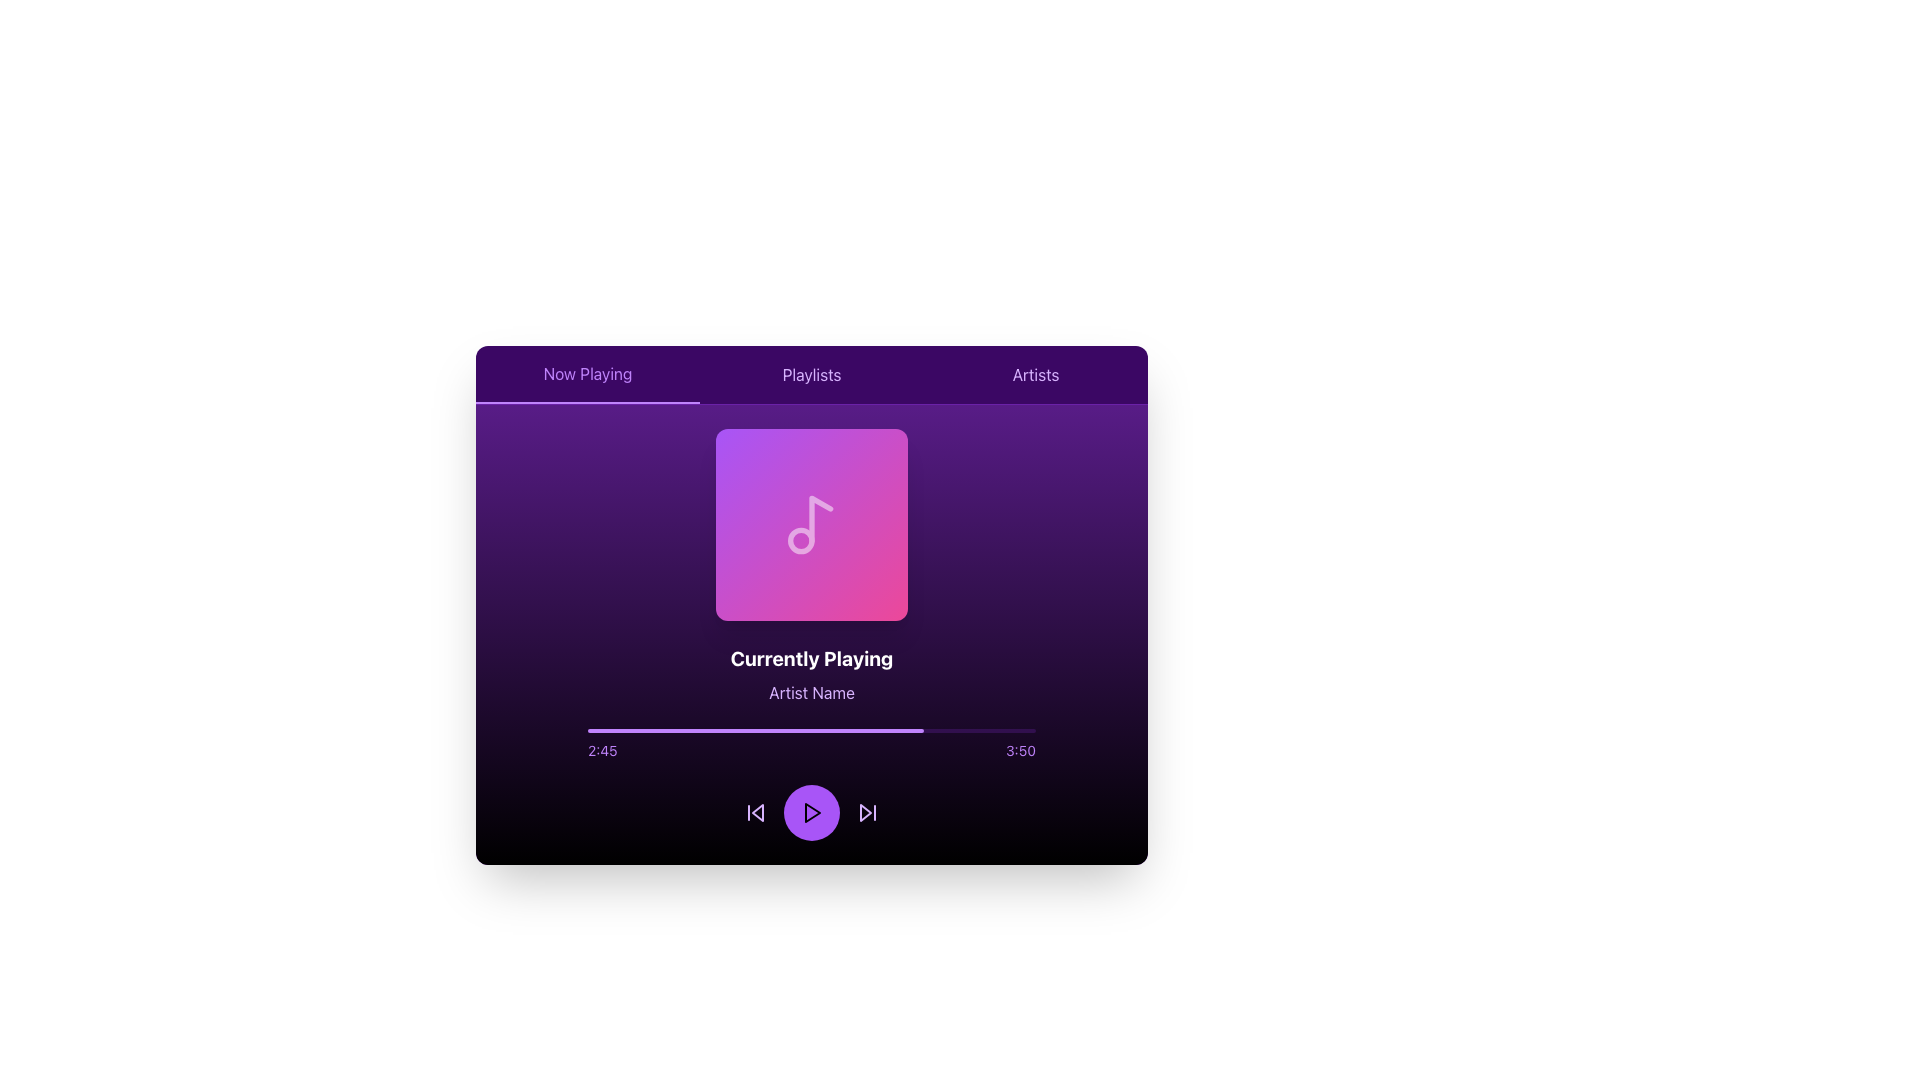  Describe the element at coordinates (811, 813) in the screenshot. I see `the play button with an embedded SVG play icon located at the bottom center of the interface to initiate or resume playback of media` at that location.